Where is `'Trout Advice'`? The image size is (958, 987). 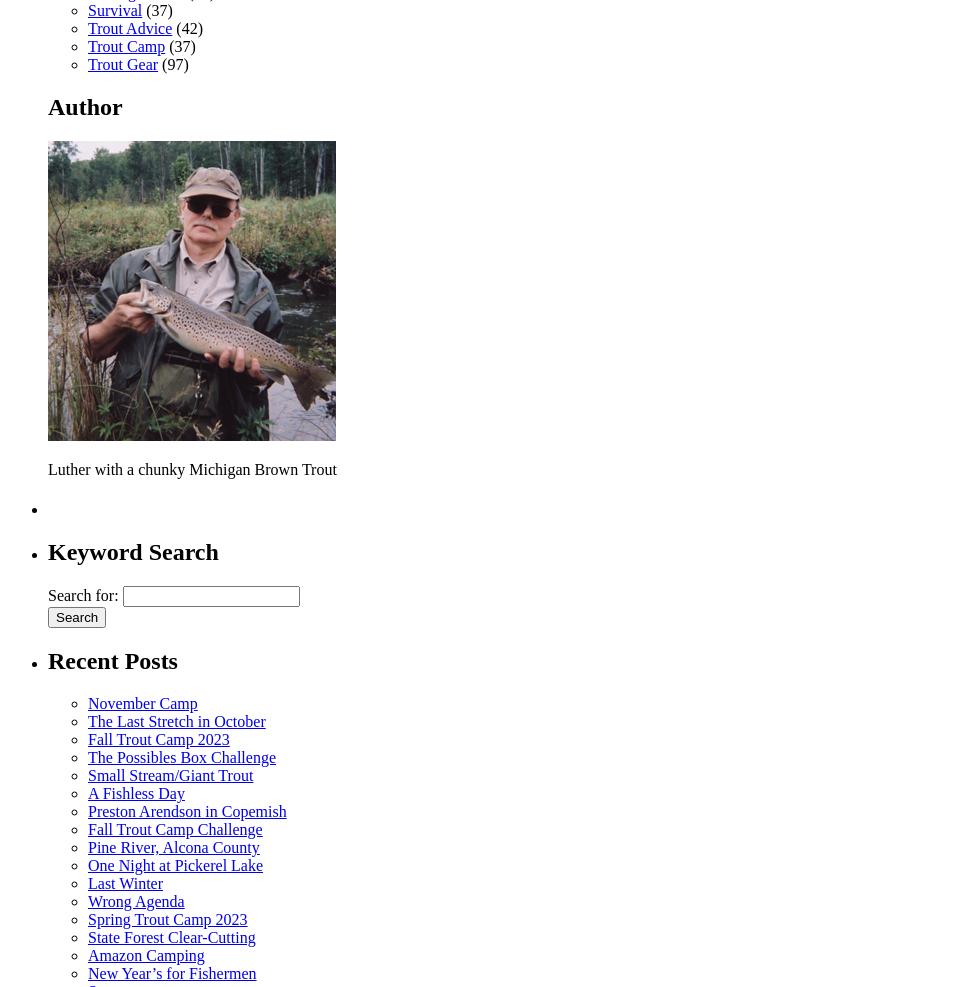
'Trout Advice' is located at coordinates (130, 27).